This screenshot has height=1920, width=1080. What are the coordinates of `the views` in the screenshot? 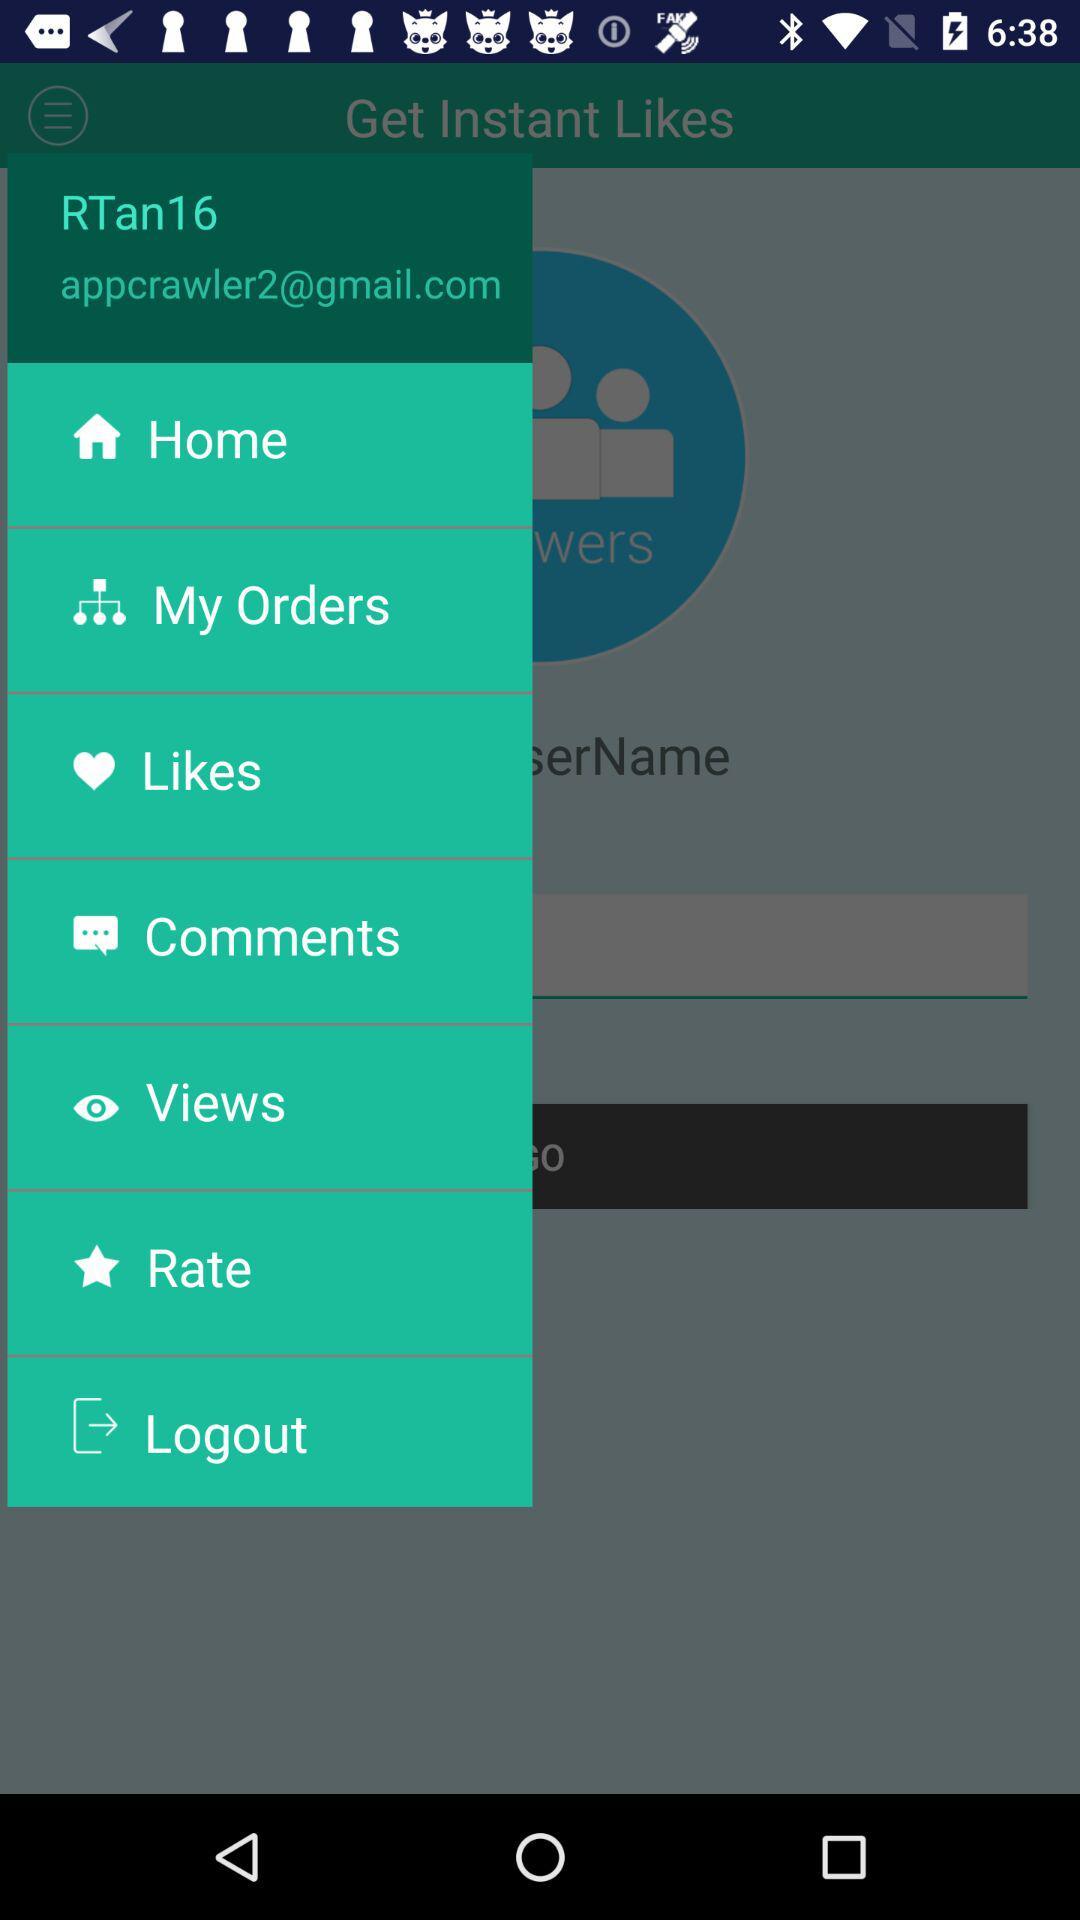 It's located at (216, 1099).